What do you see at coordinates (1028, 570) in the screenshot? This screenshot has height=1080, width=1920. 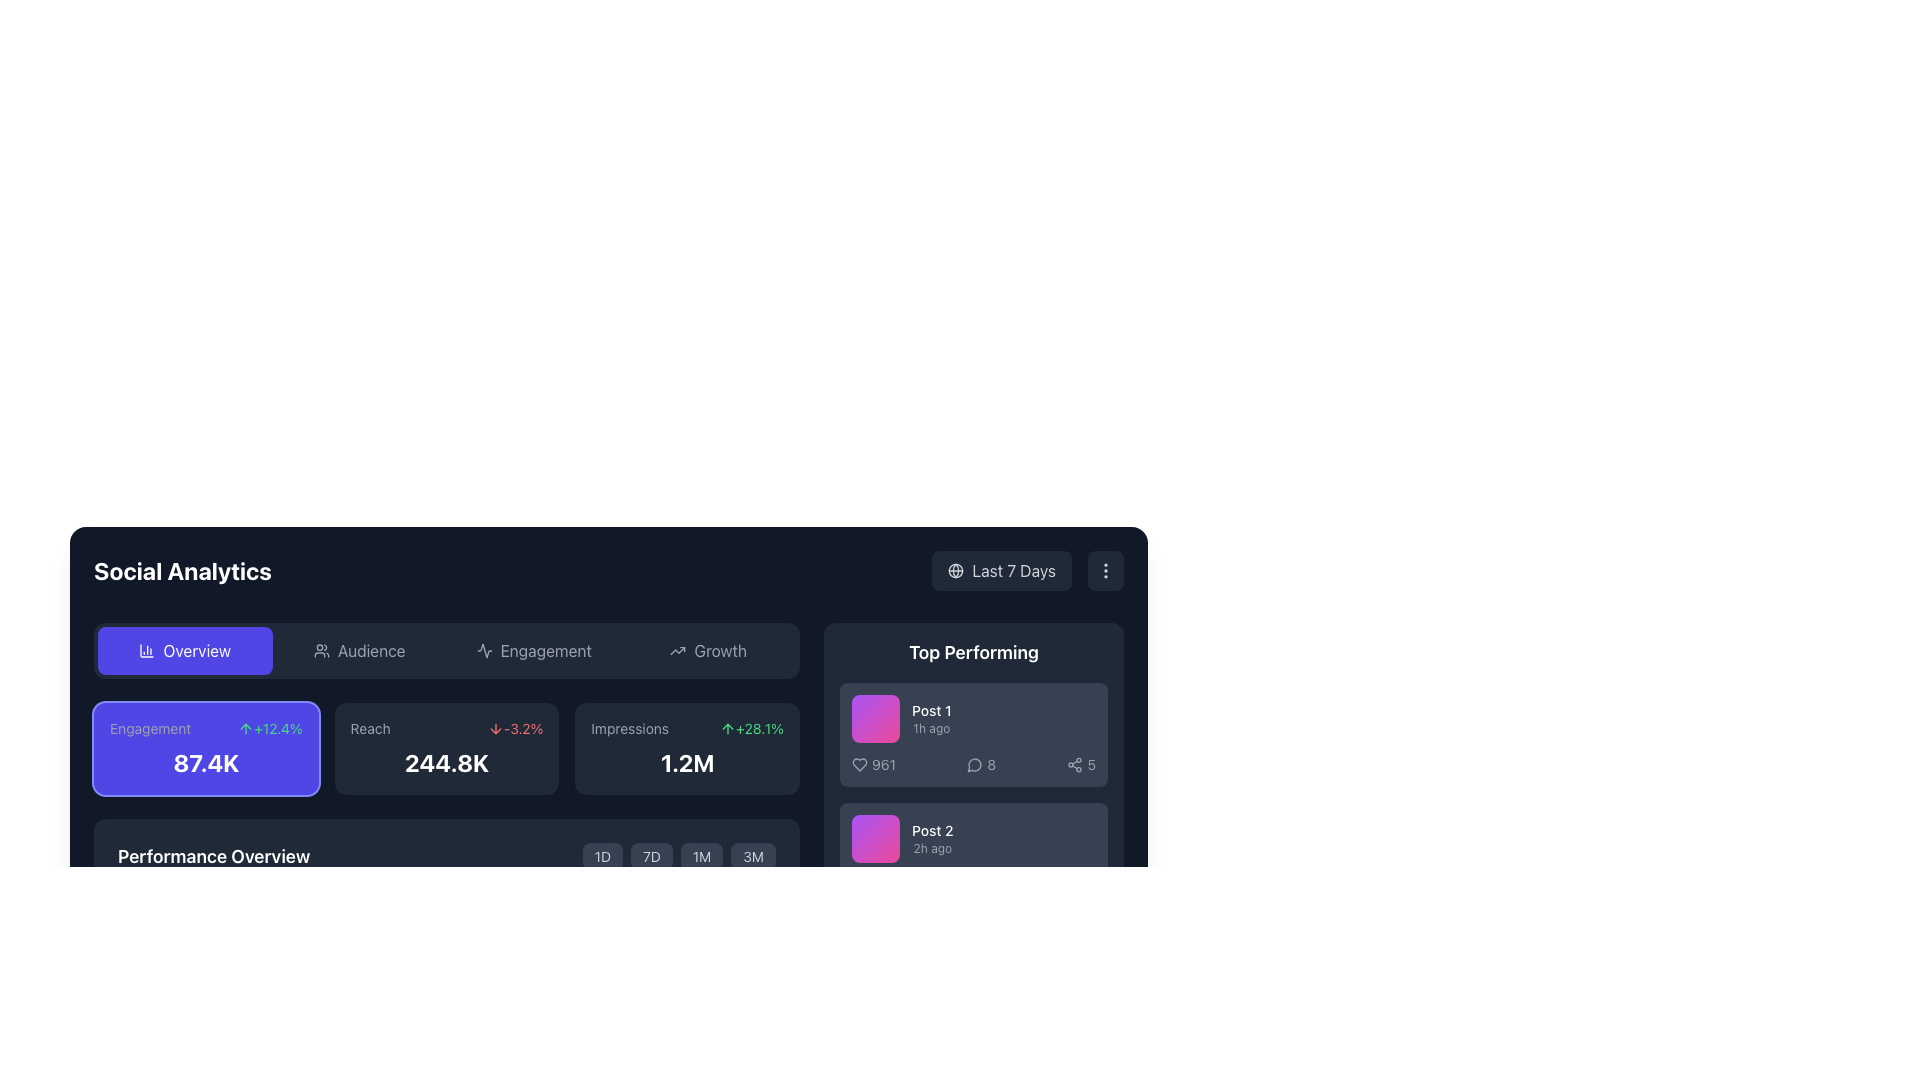 I see `the 'Last 7 Days' button with a globe icon located in the top-right corner of the 'Social Analytics' header section` at bounding box center [1028, 570].